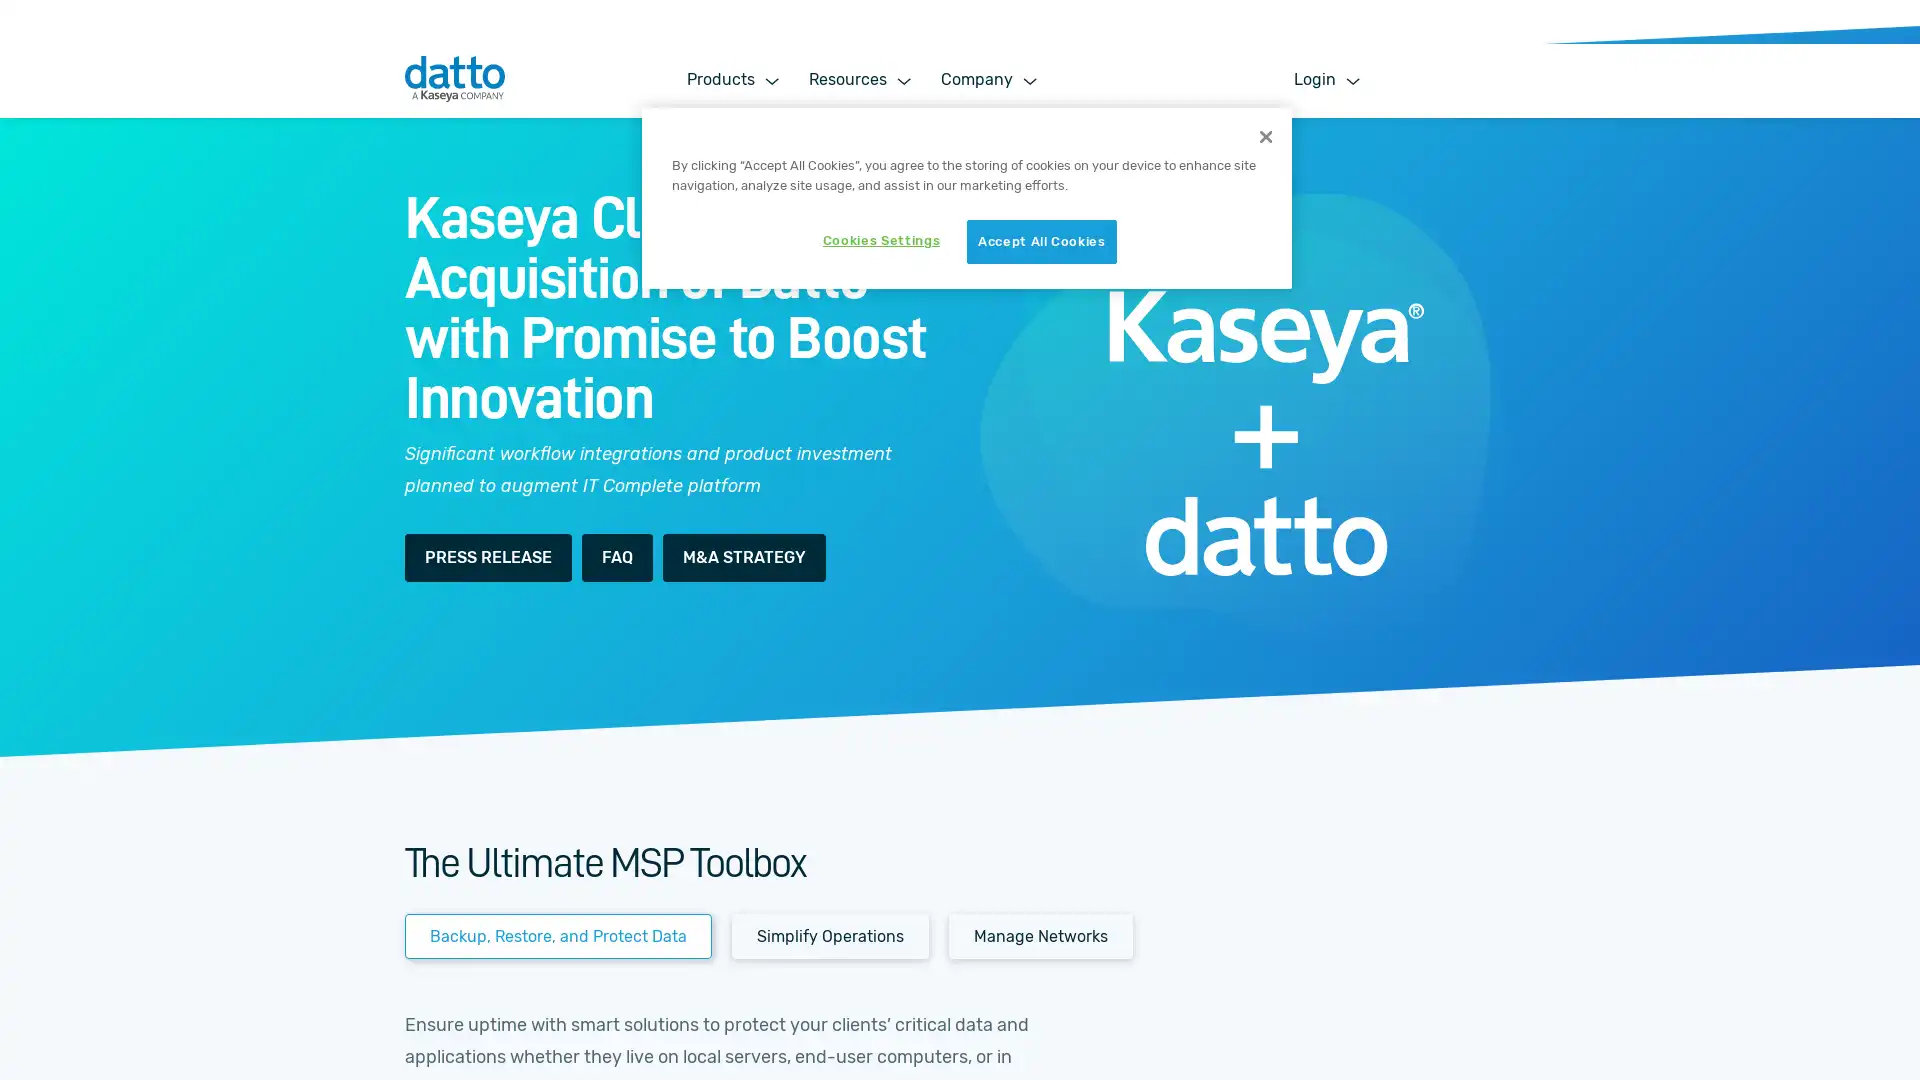 This screenshot has width=1920, height=1080. What do you see at coordinates (1040, 936) in the screenshot?
I see `Manage Networks` at bounding box center [1040, 936].